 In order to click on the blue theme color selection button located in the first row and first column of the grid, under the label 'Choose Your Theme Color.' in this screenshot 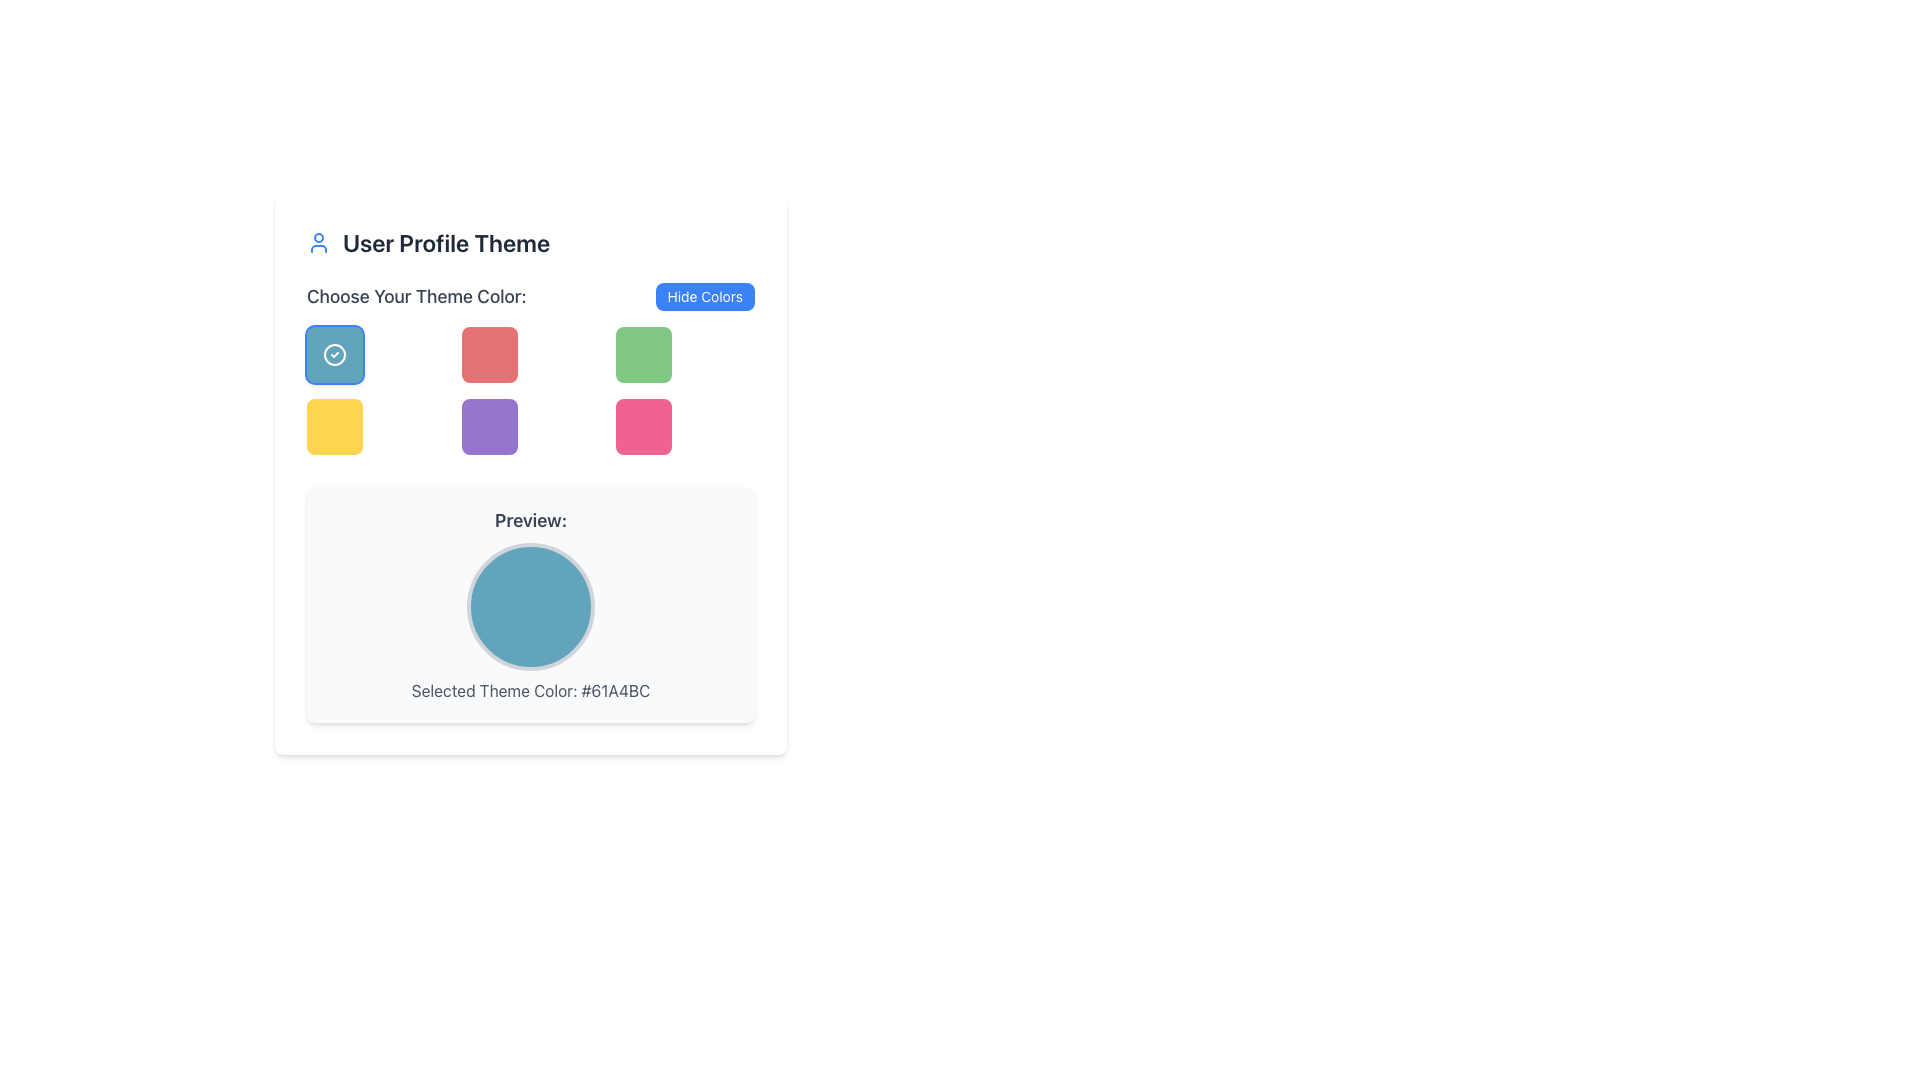, I will do `click(335, 353)`.